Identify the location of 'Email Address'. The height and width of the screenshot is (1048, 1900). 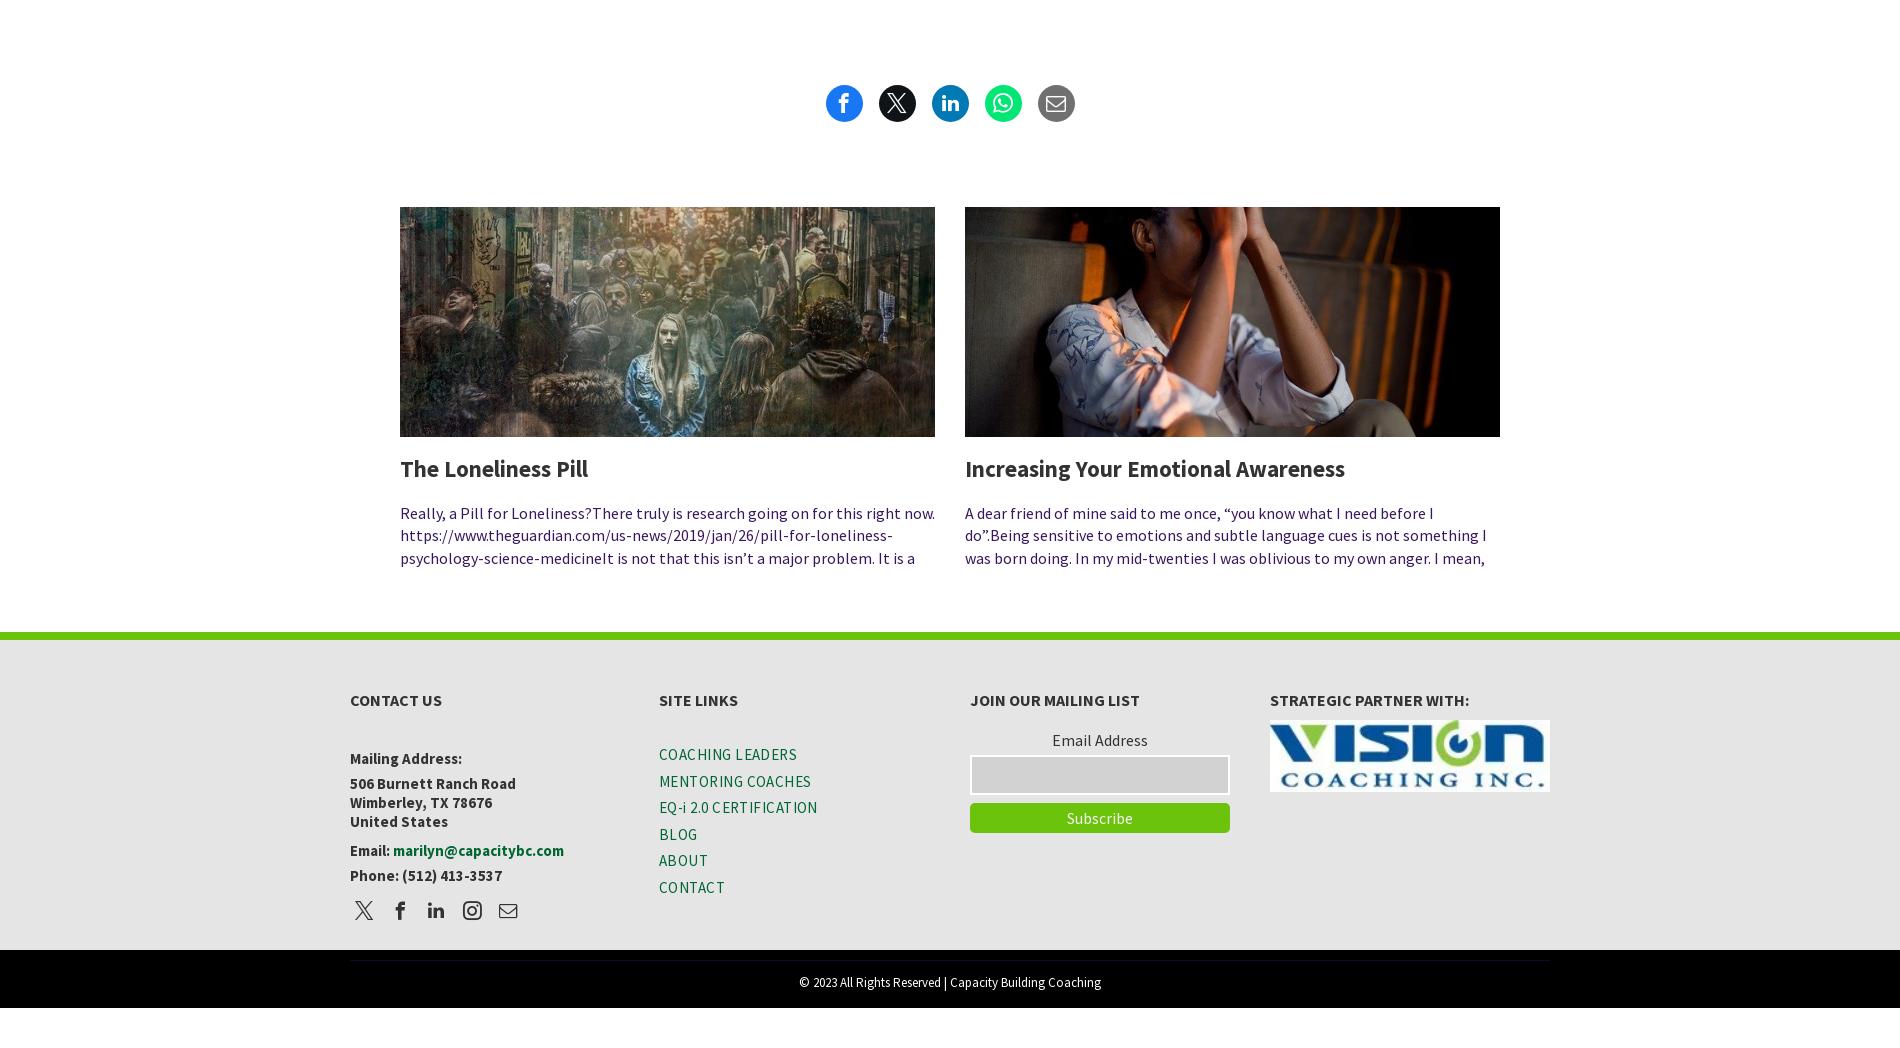
(1099, 738).